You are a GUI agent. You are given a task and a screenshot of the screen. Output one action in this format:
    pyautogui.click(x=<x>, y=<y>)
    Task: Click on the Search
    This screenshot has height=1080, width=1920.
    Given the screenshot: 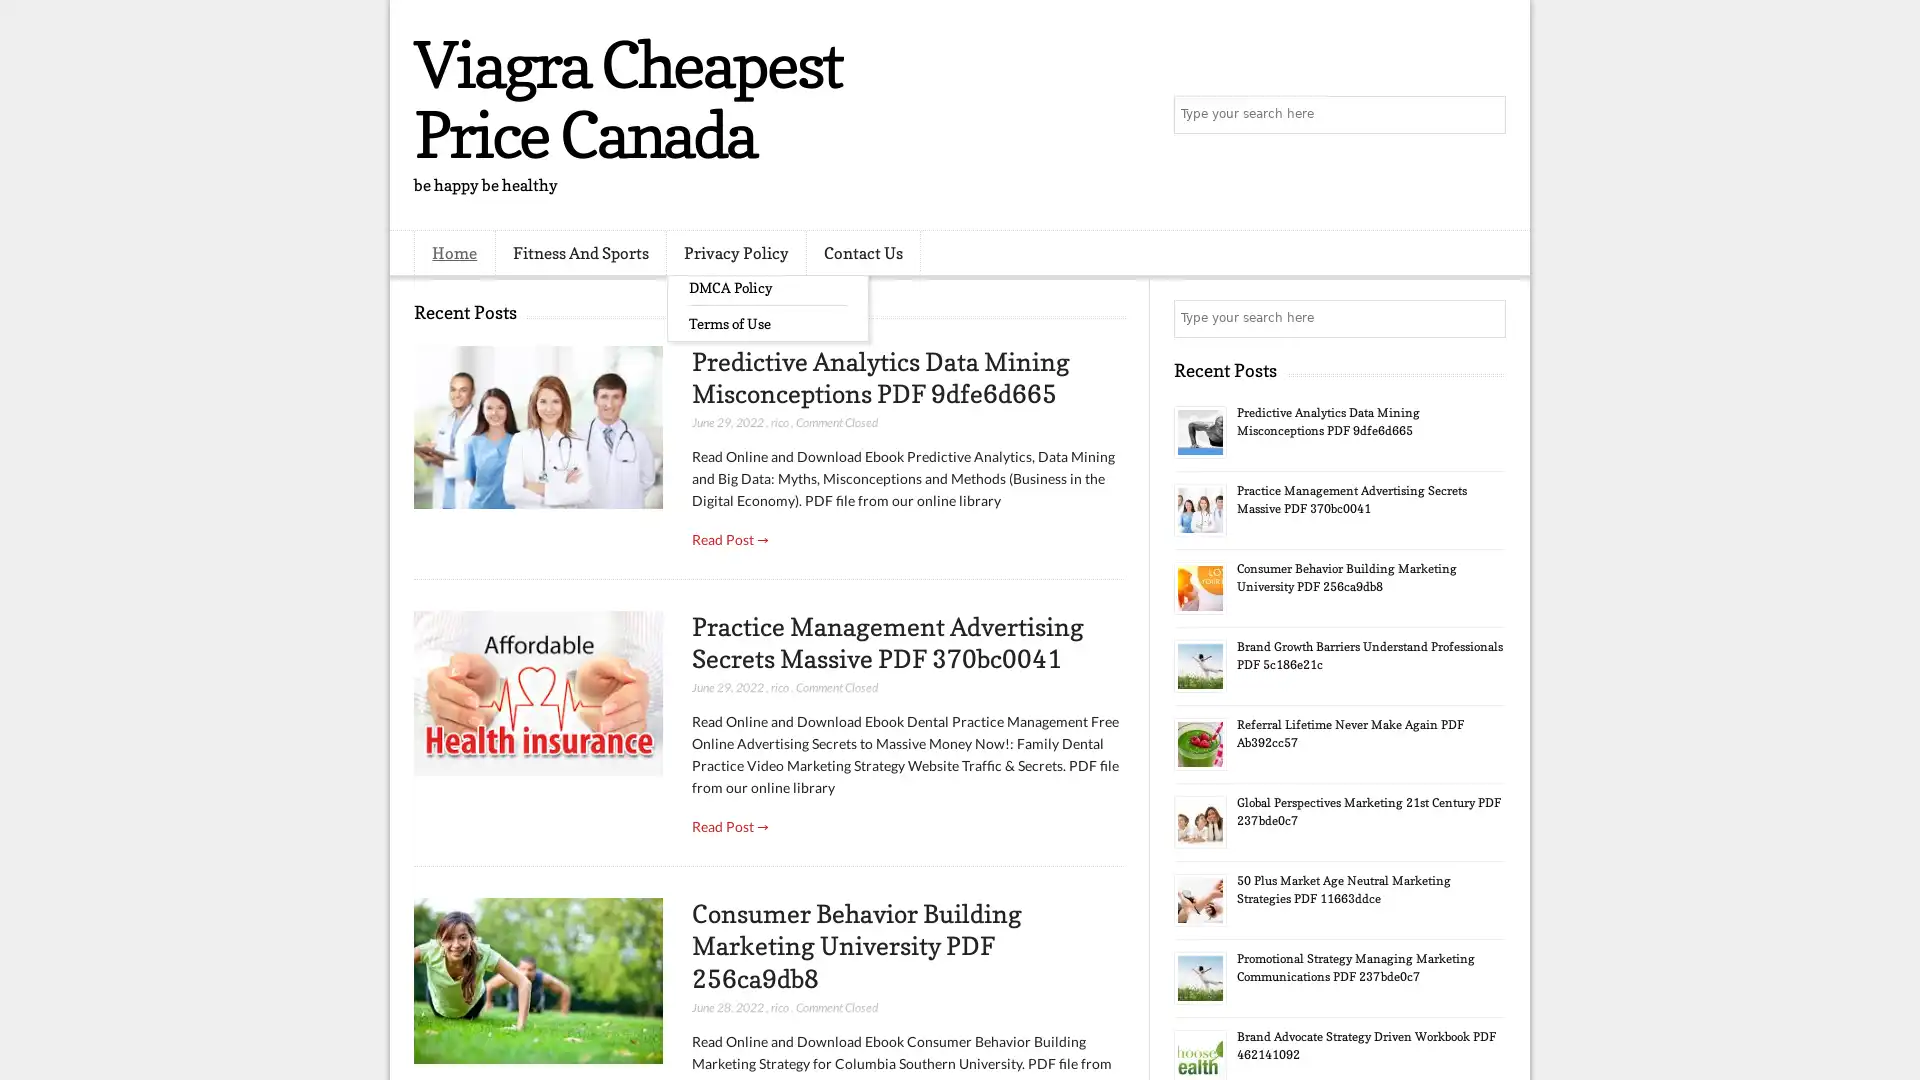 What is the action you would take?
    pyautogui.click(x=1485, y=318)
    